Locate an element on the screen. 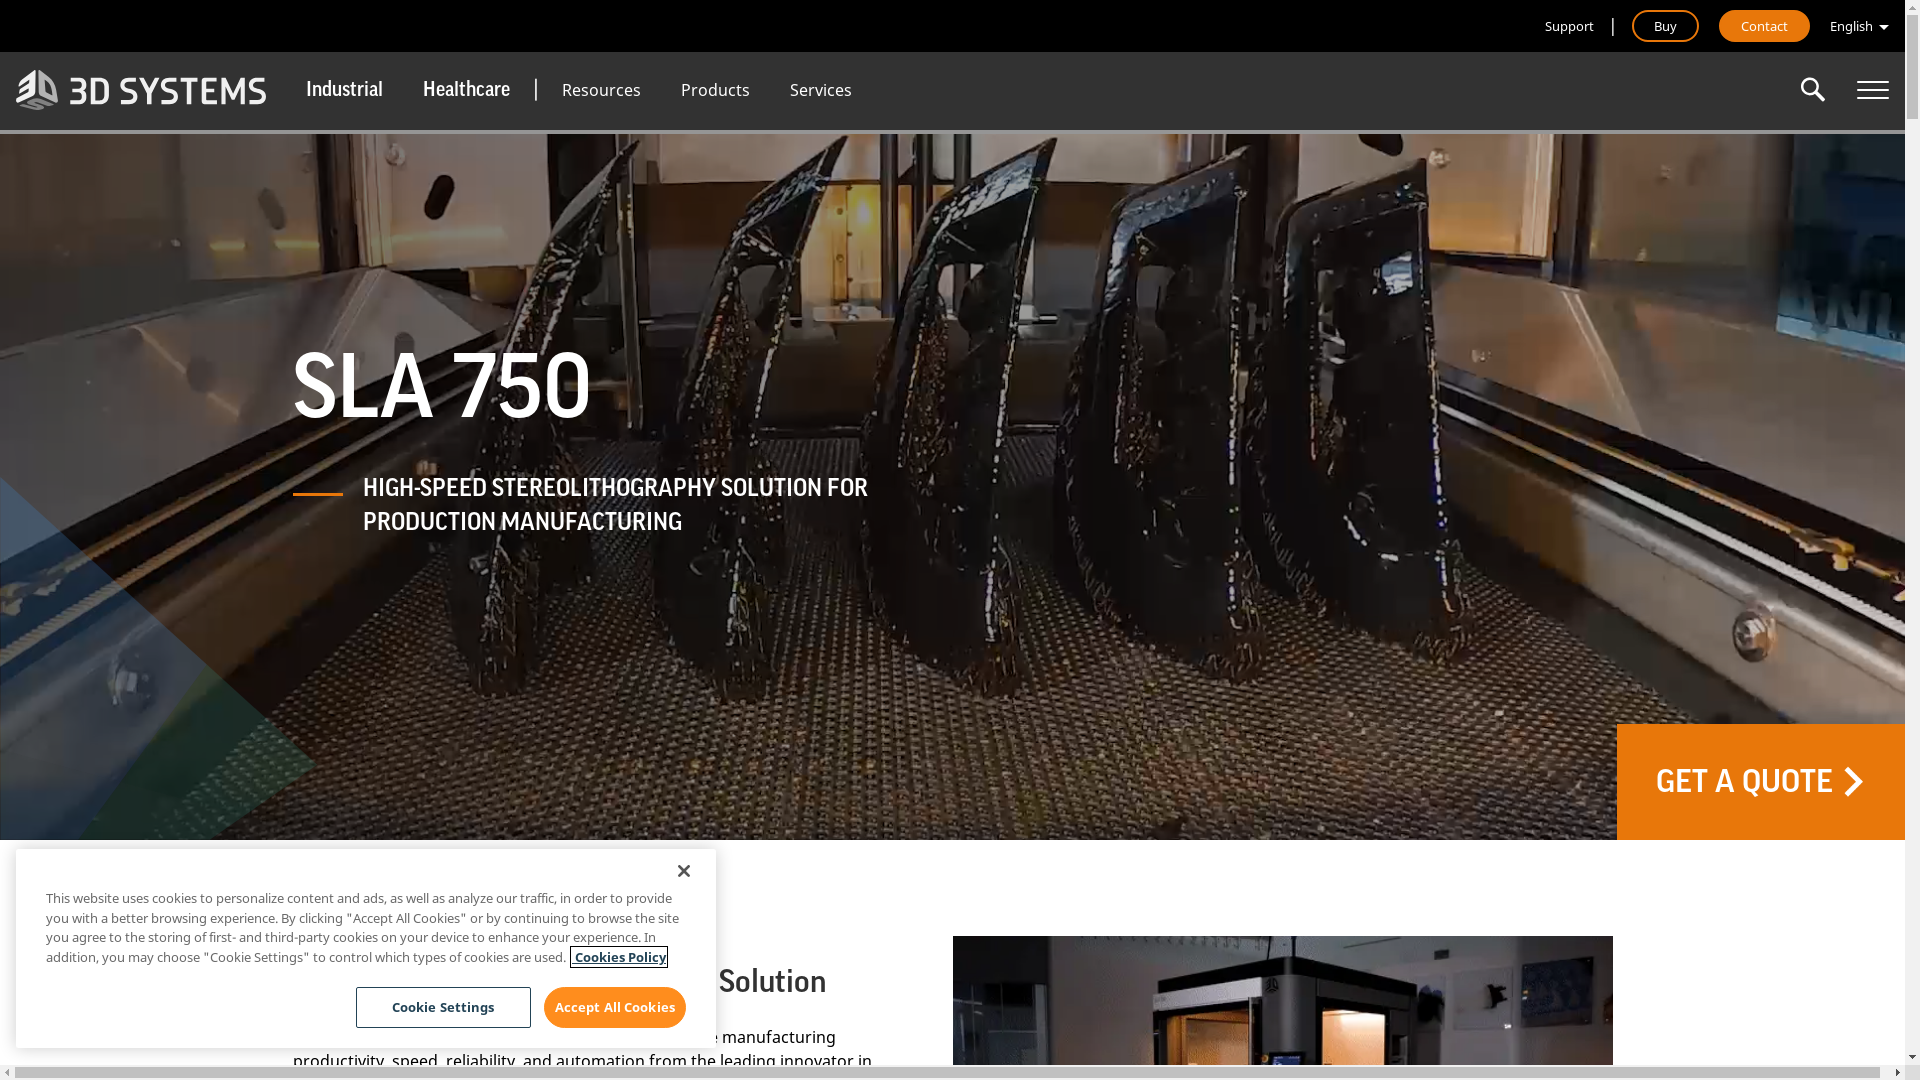  'Cookie Settings' is located at coordinates (442, 1007).